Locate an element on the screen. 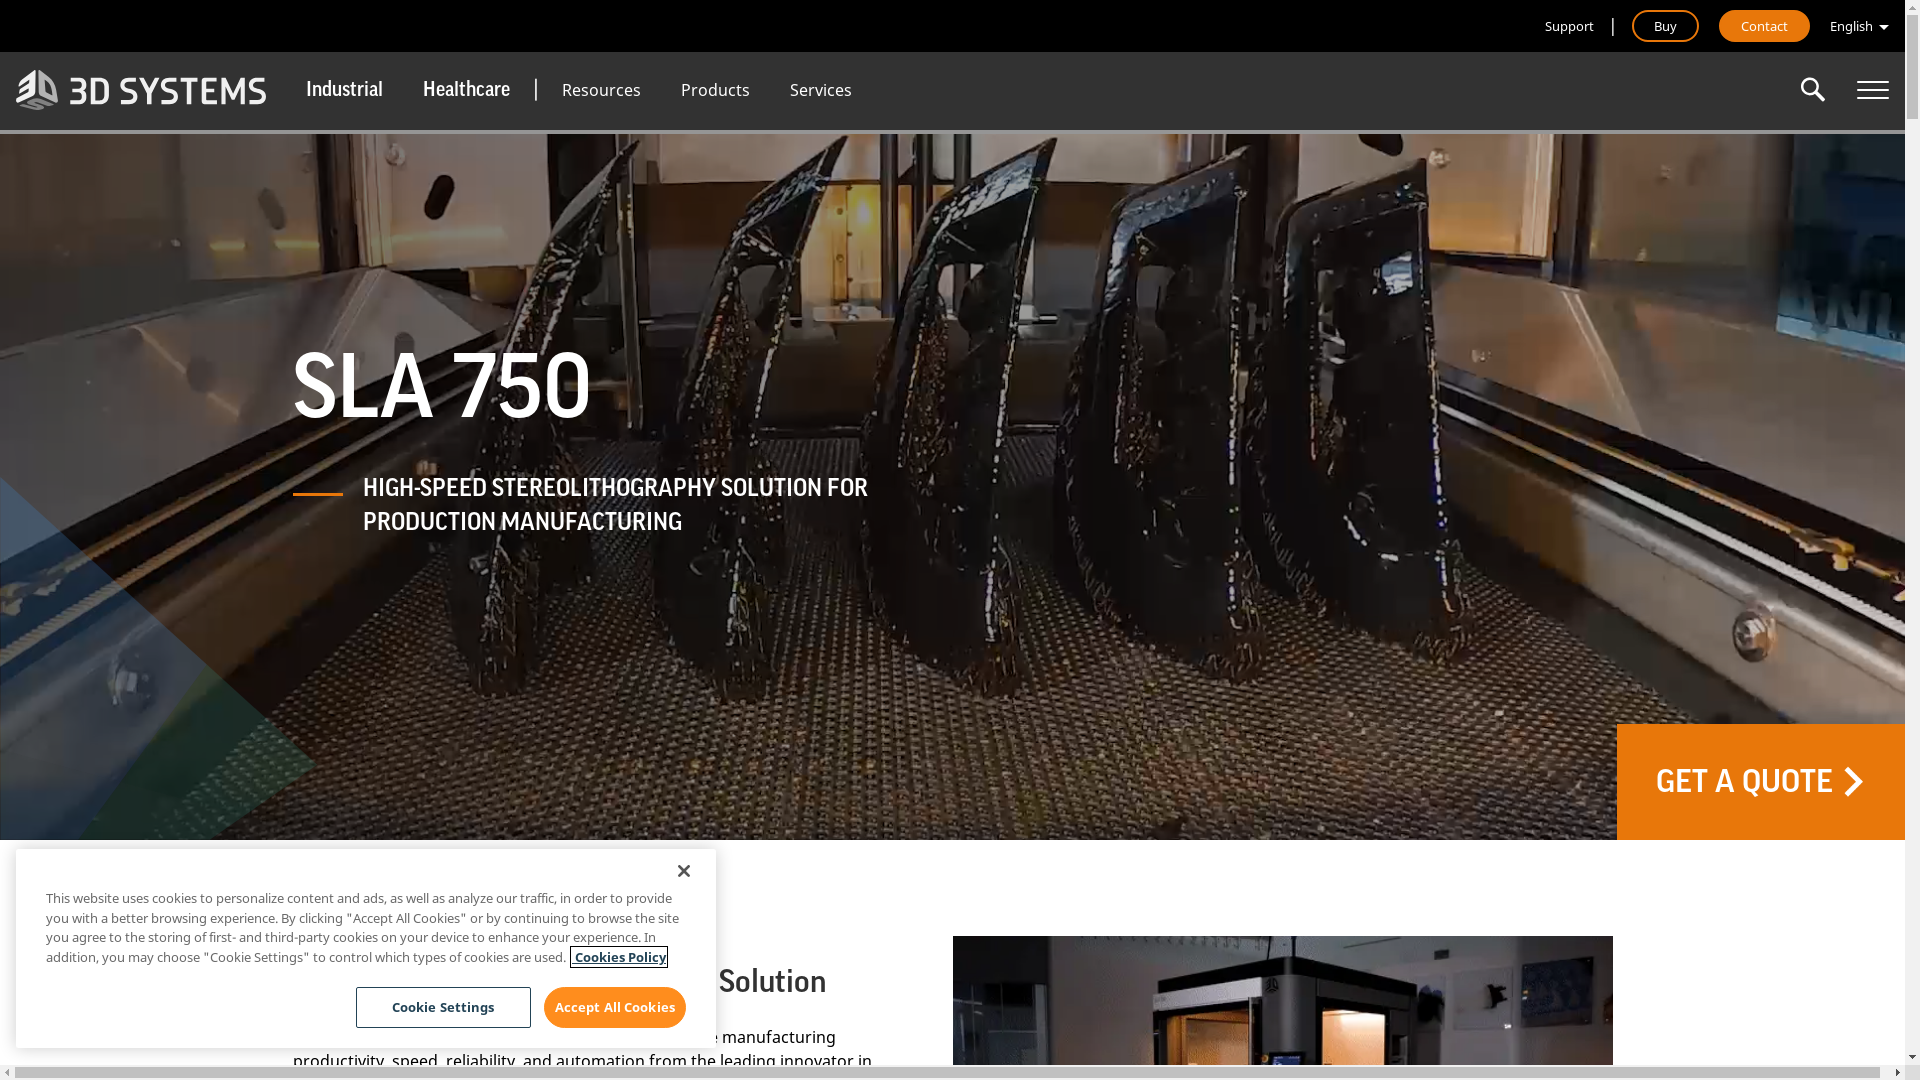  'Cookie Settings' is located at coordinates (442, 1007).